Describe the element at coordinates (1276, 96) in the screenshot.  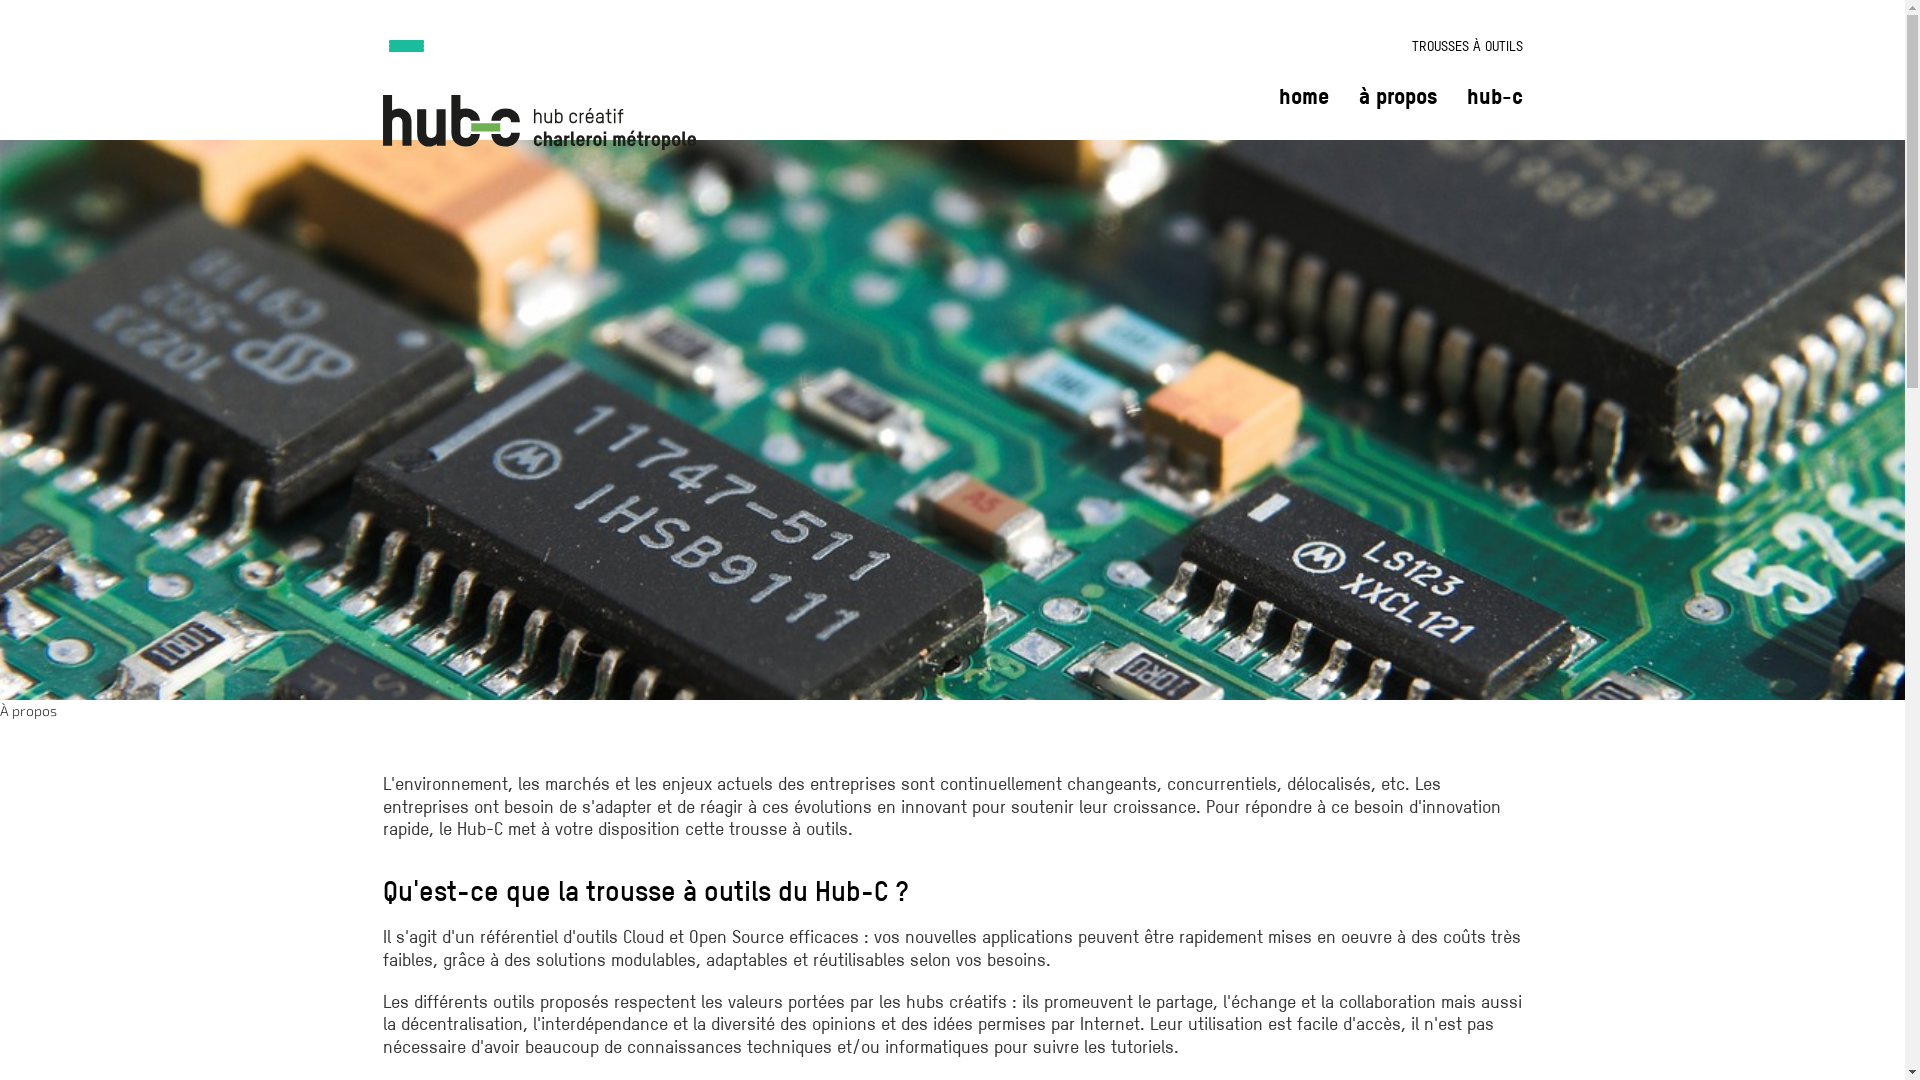
I see `'home'` at that location.